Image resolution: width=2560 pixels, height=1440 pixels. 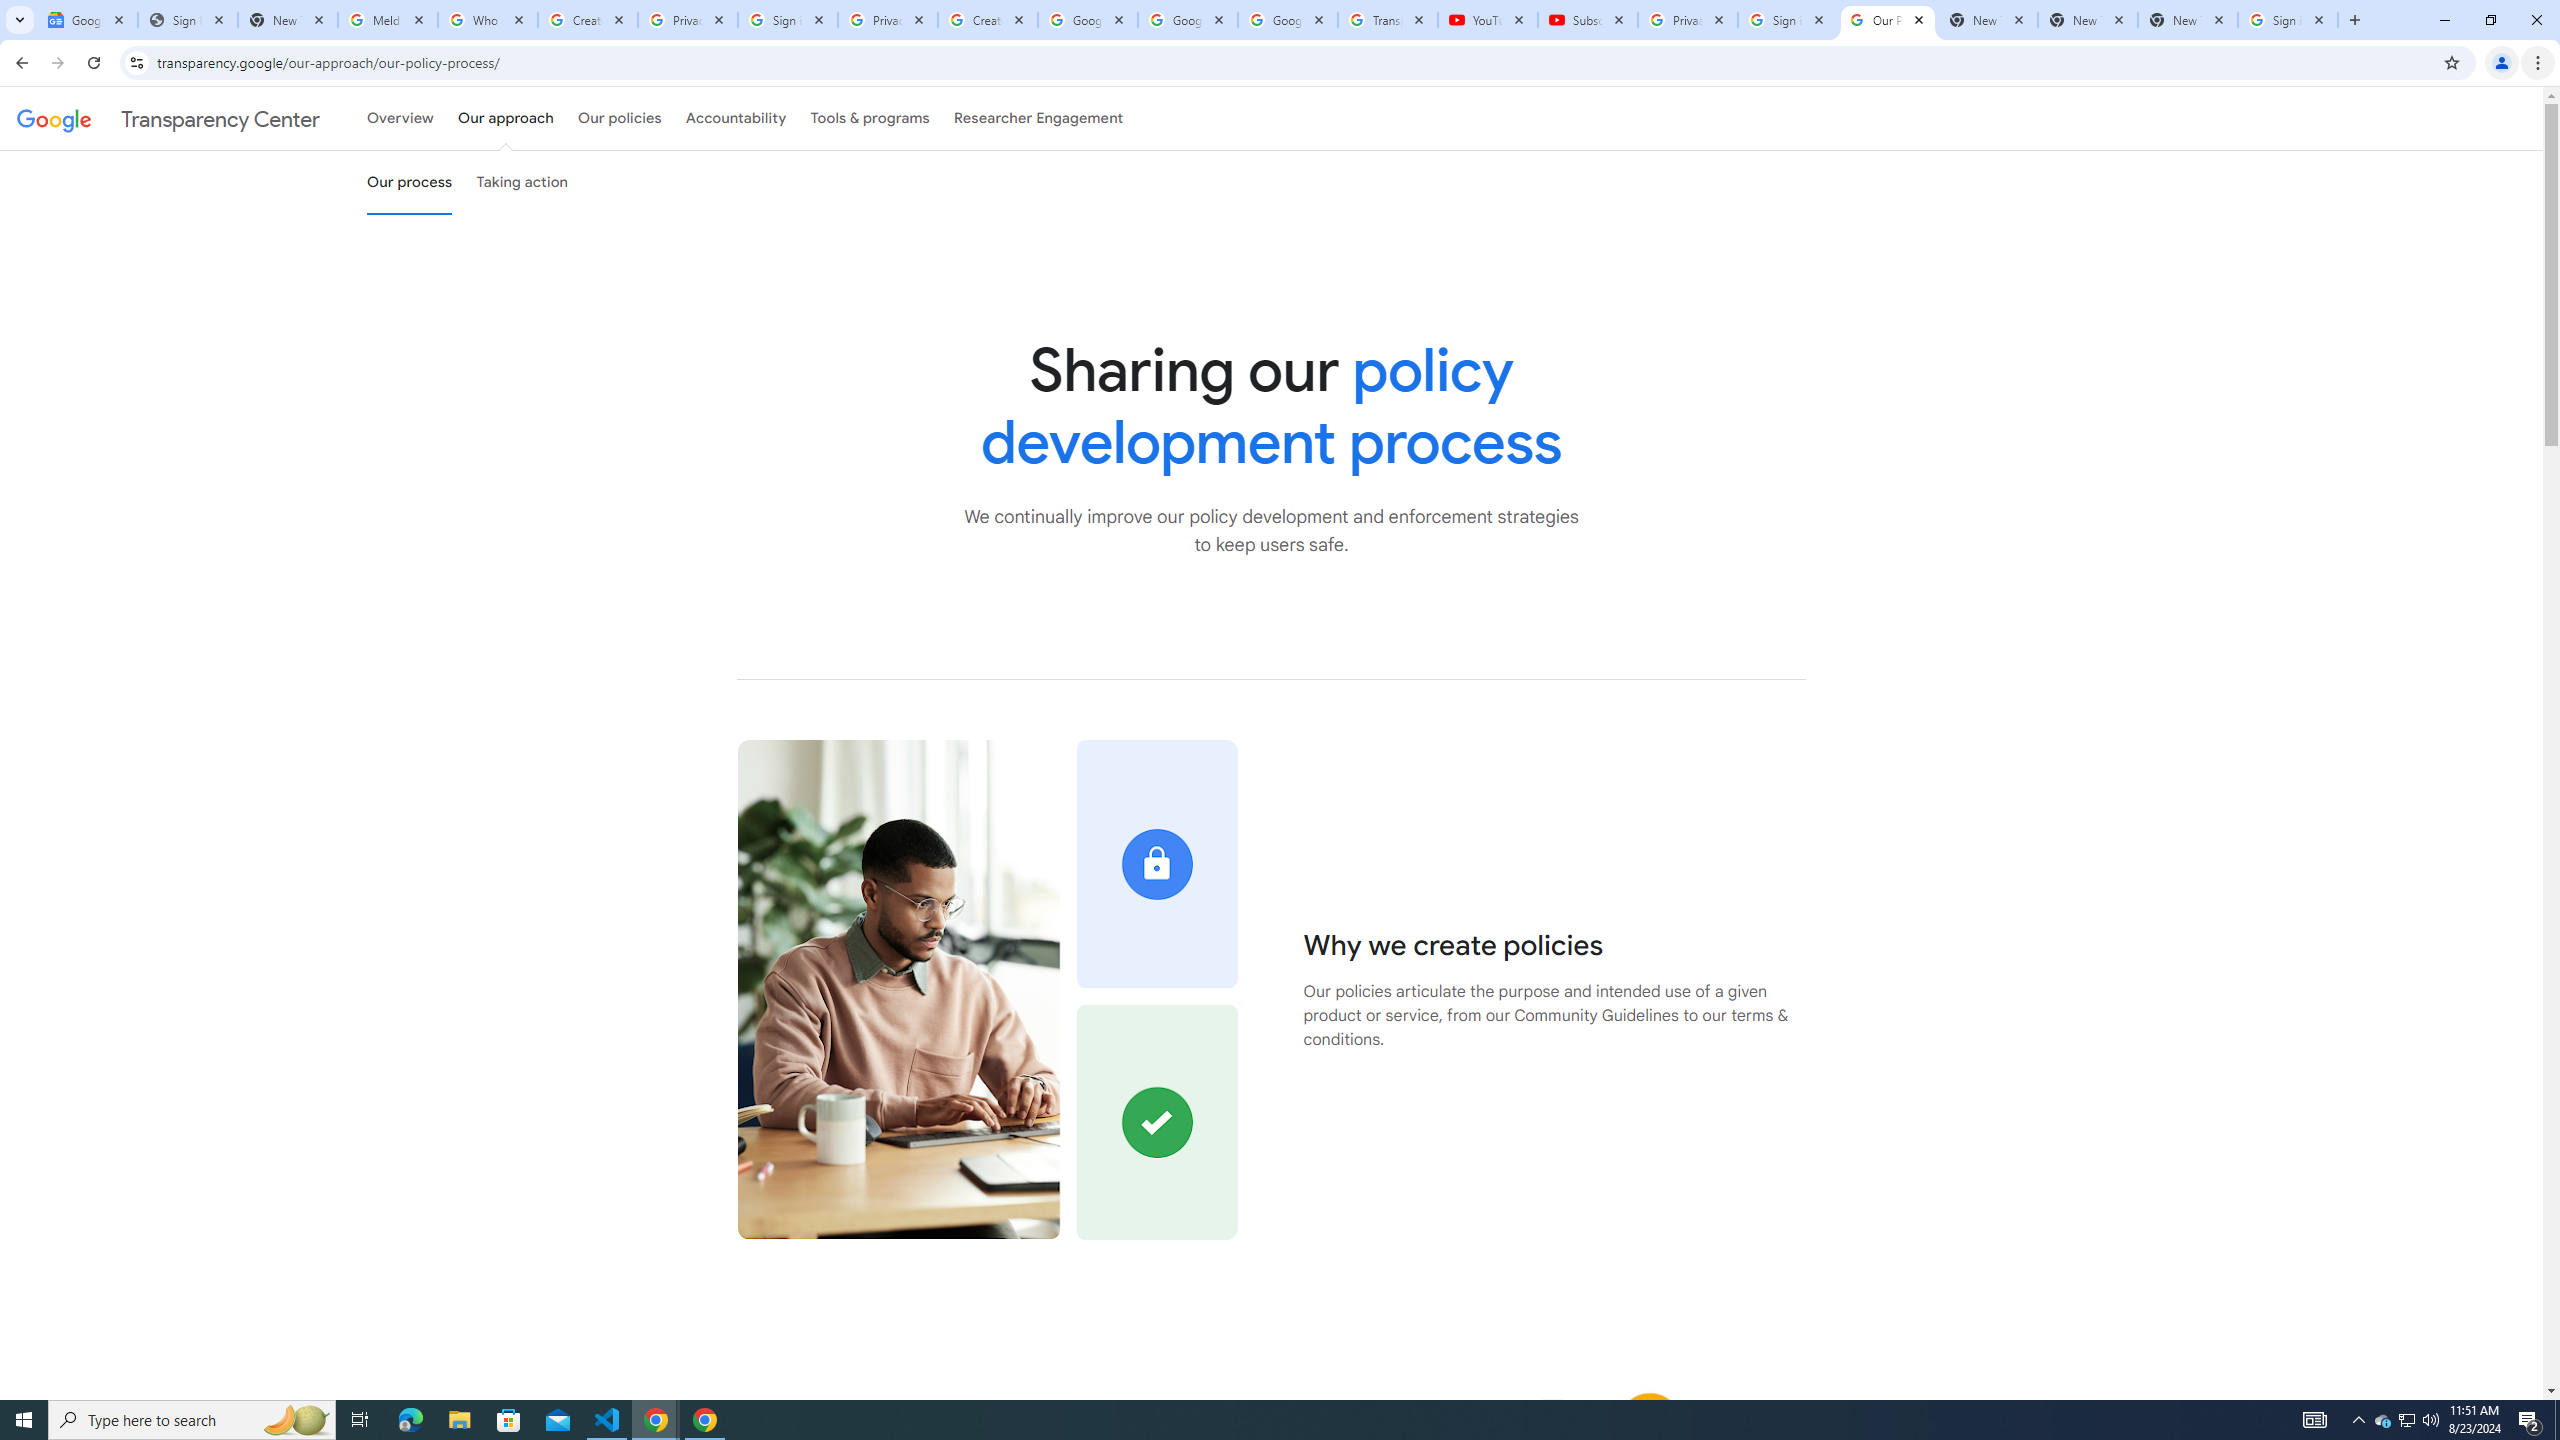 What do you see at coordinates (2188, 19) in the screenshot?
I see `'New Tab'` at bounding box center [2188, 19].